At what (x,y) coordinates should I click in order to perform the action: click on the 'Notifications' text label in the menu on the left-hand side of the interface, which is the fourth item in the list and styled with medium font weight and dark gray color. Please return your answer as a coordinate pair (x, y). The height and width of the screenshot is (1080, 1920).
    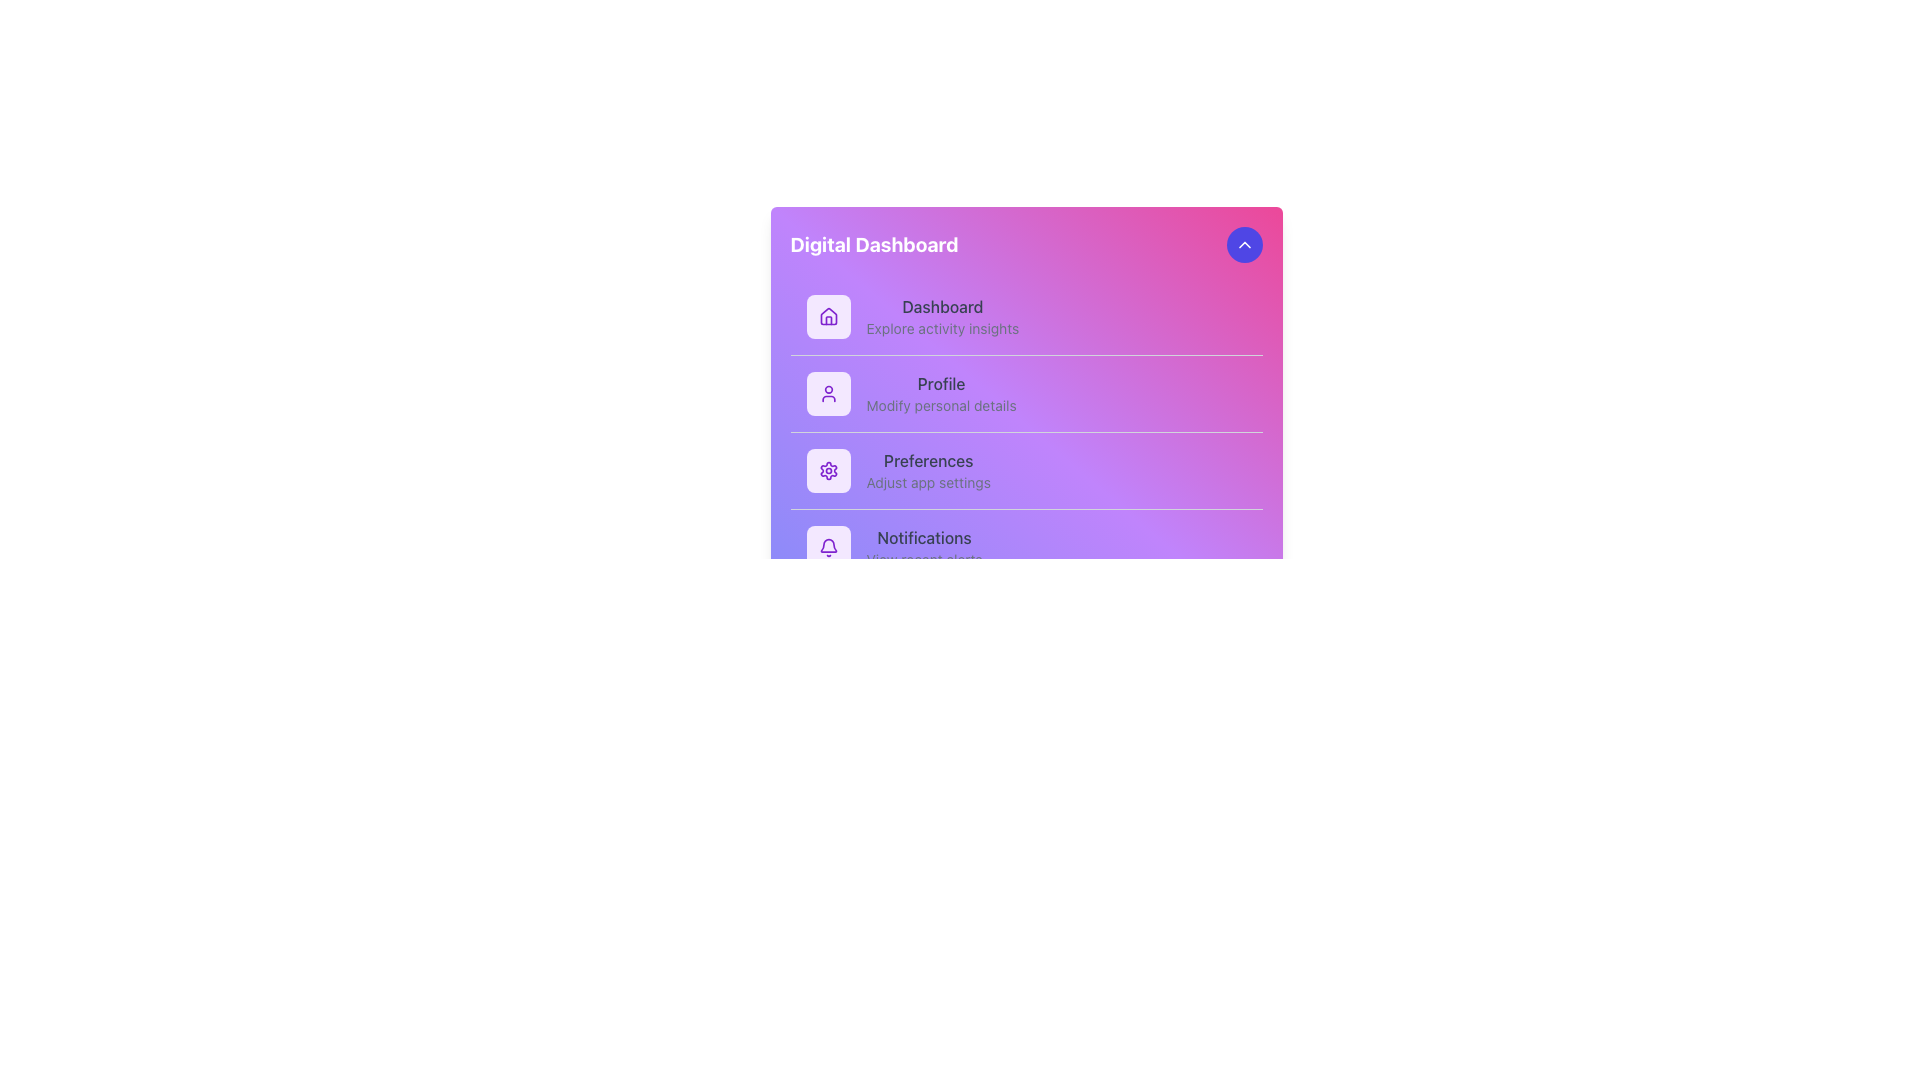
    Looking at the image, I should click on (923, 536).